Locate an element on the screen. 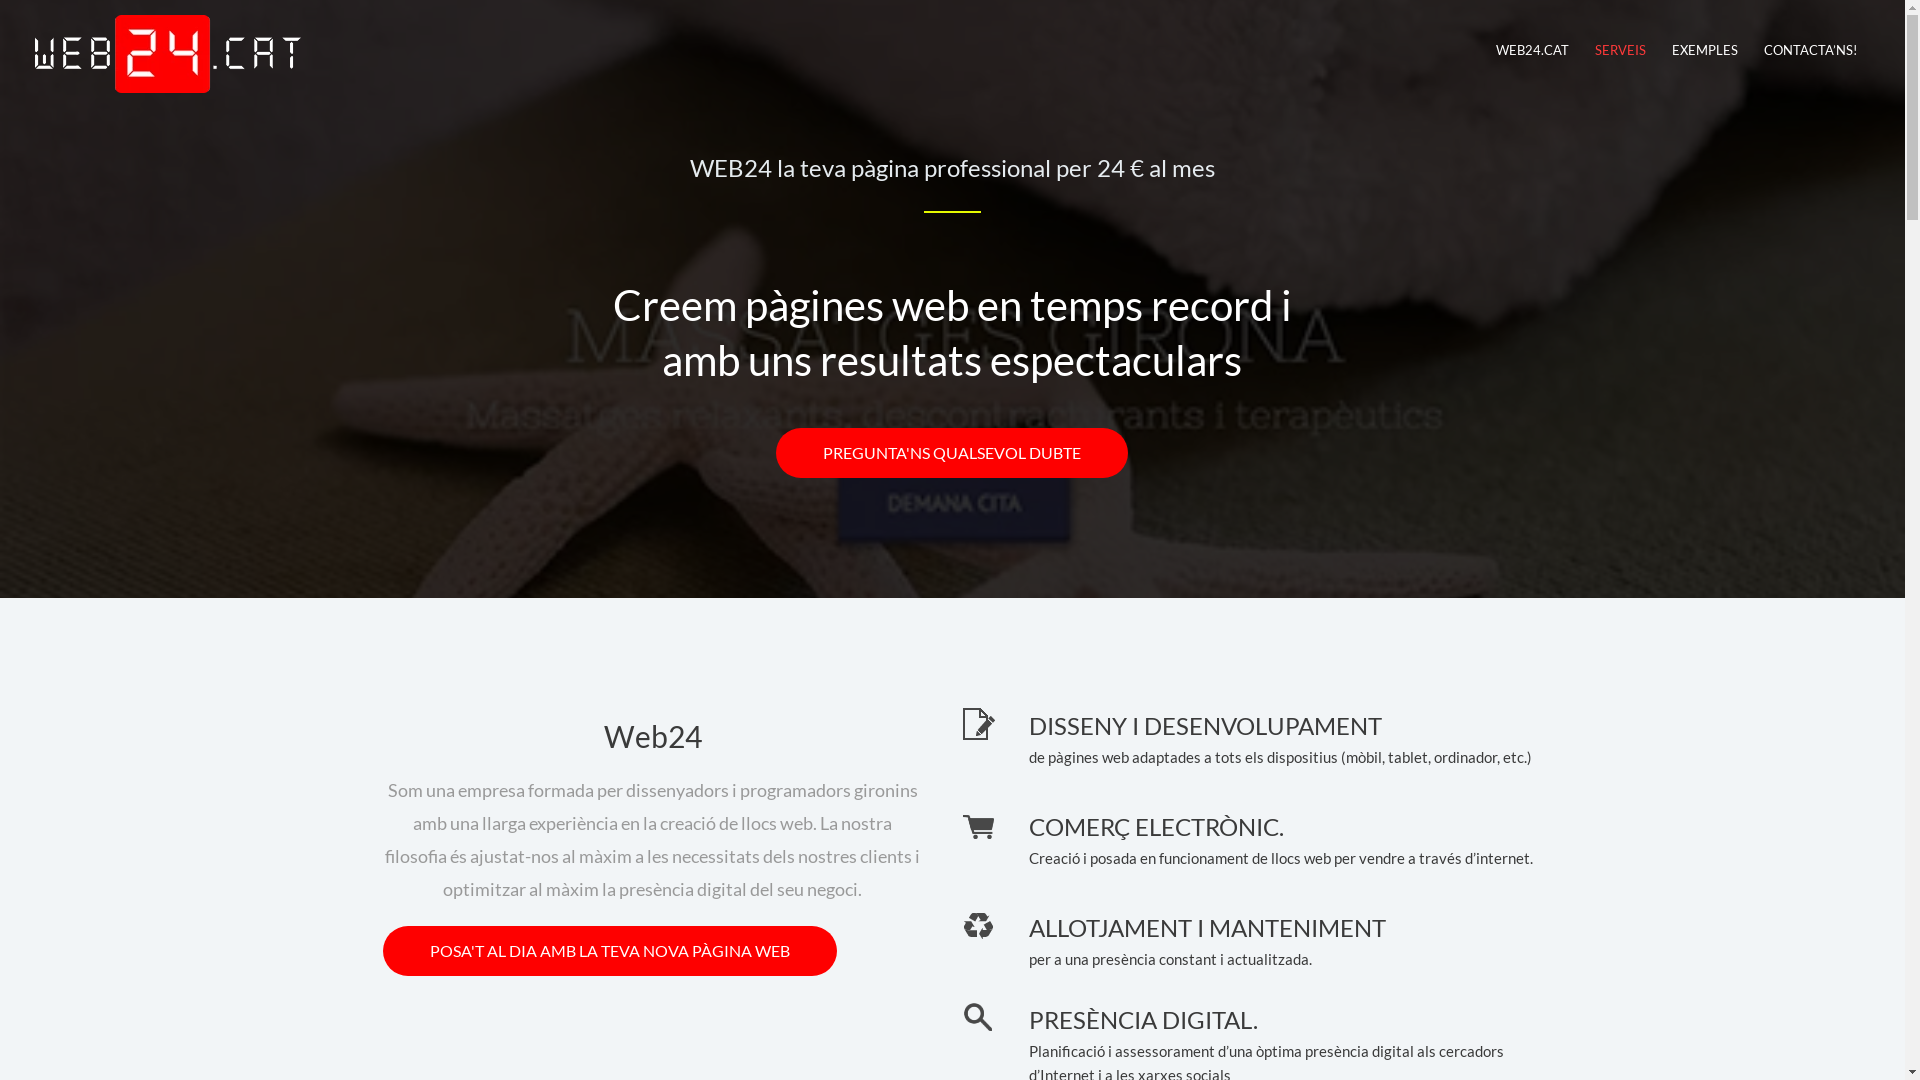  'PREGUNTA'NS QUALSEVOL DUBTE' is located at coordinates (775, 452).